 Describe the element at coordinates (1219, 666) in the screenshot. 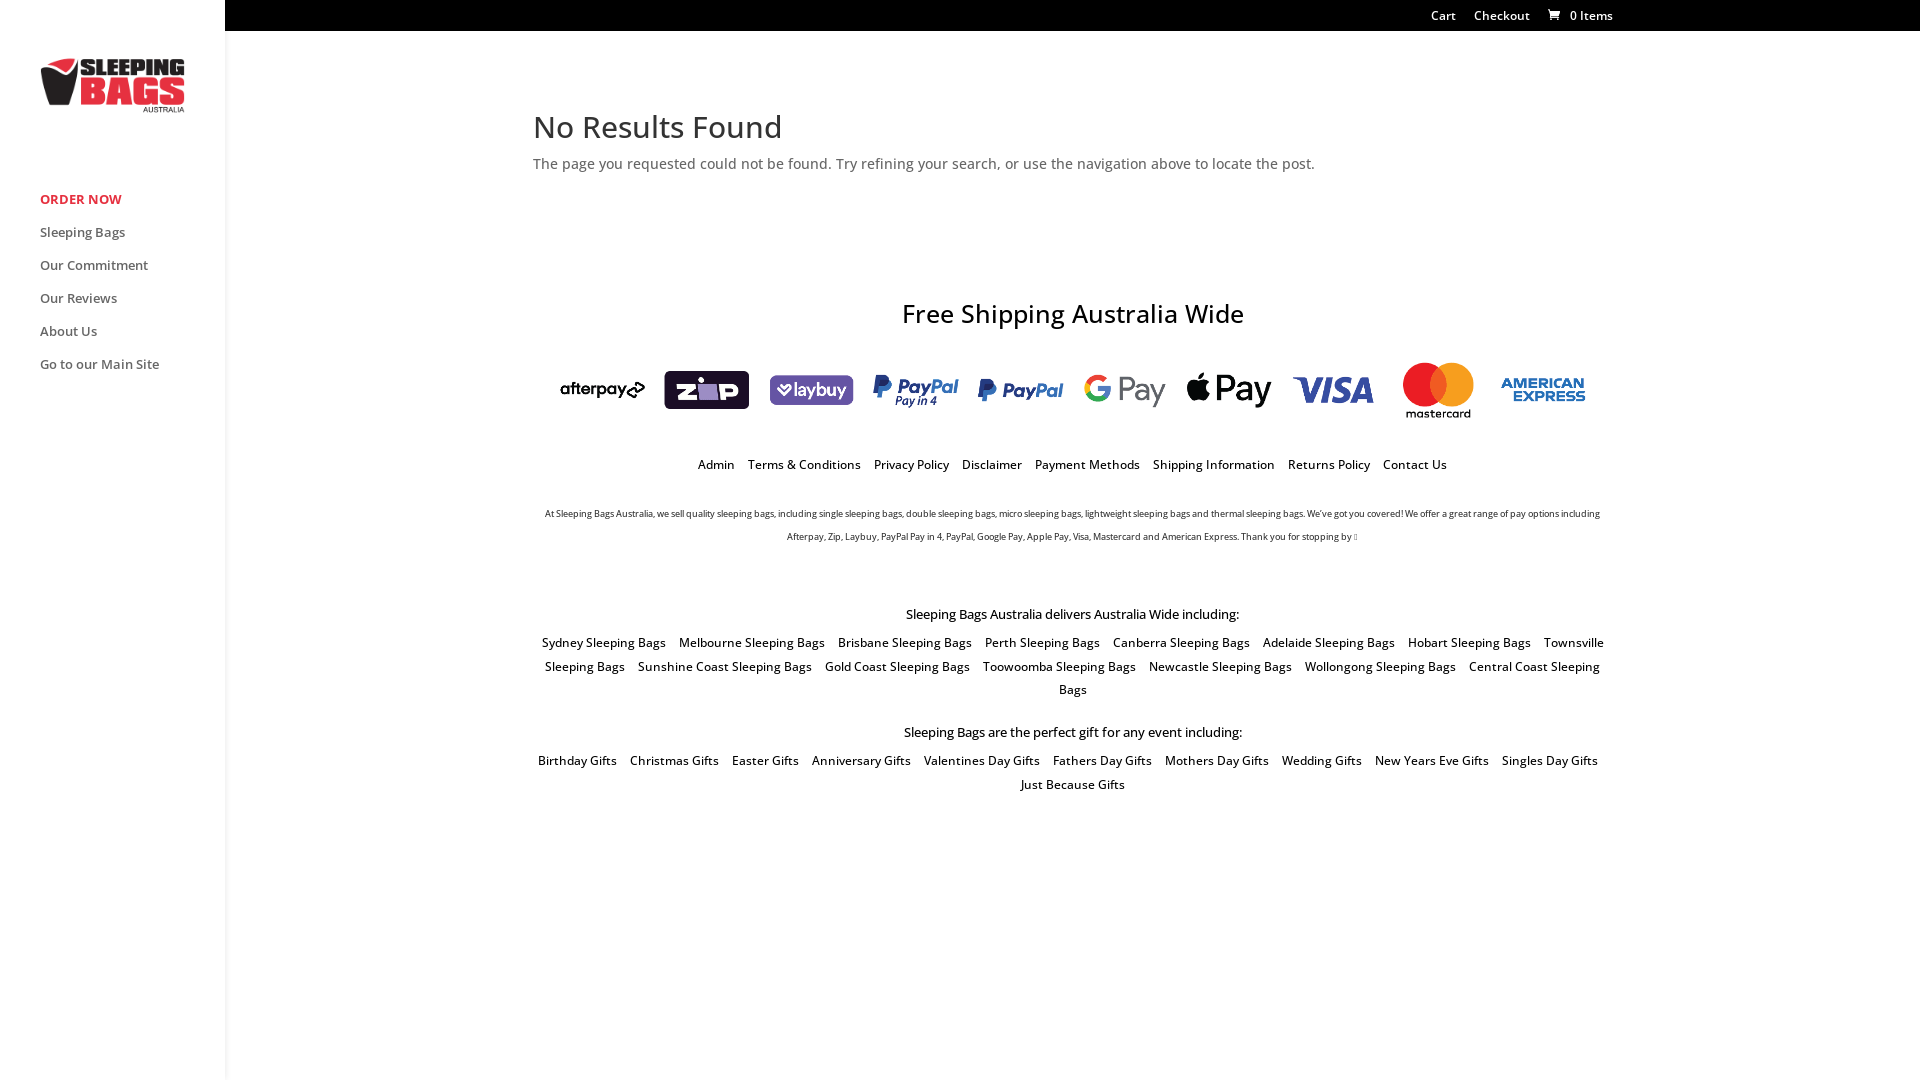

I see `'Newcastle Sleeping Bags'` at that location.